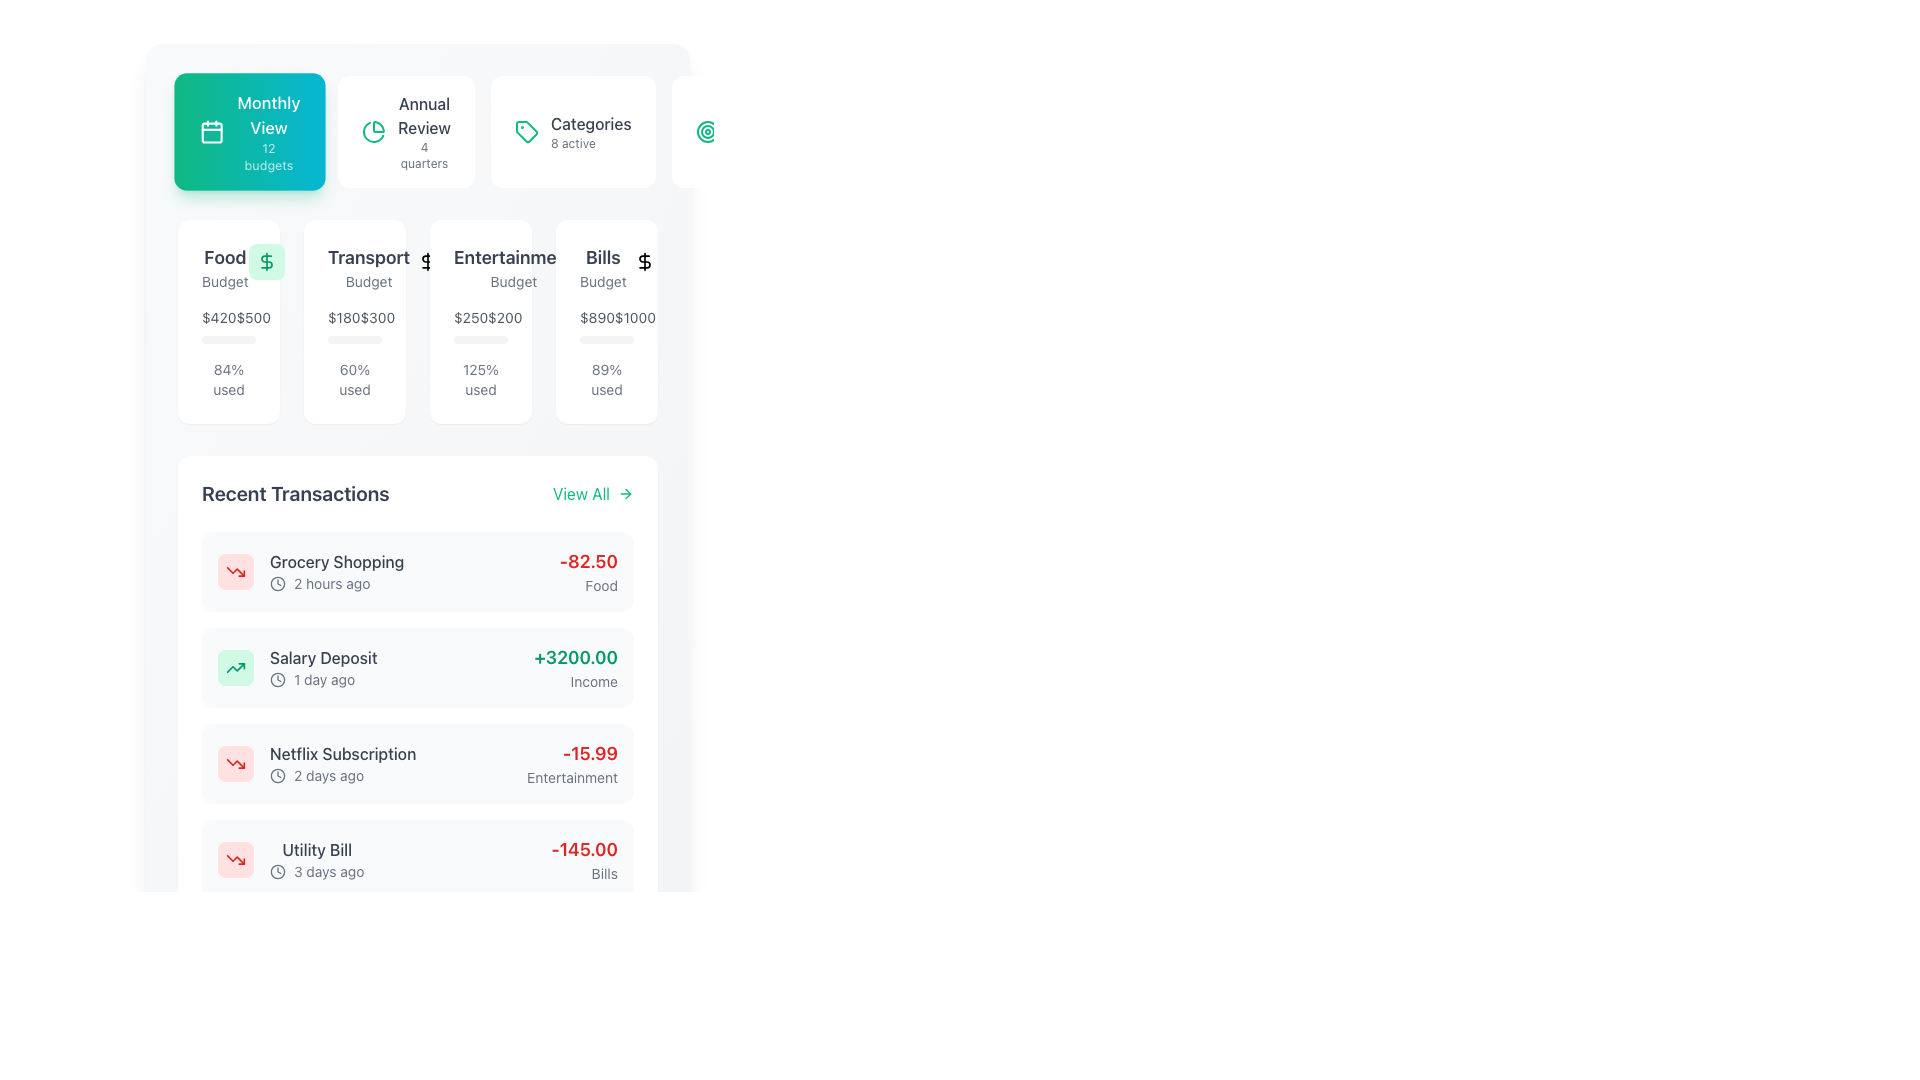 This screenshot has width=1920, height=1080. What do you see at coordinates (575, 667) in the screenshot?
I see `the text display showing the monetary amount '+3200.00' in green, labeled 'Income' underneath the 'Salary Deposit' row in the 'Recent Transactions' section` at bounding box center [575, 667].